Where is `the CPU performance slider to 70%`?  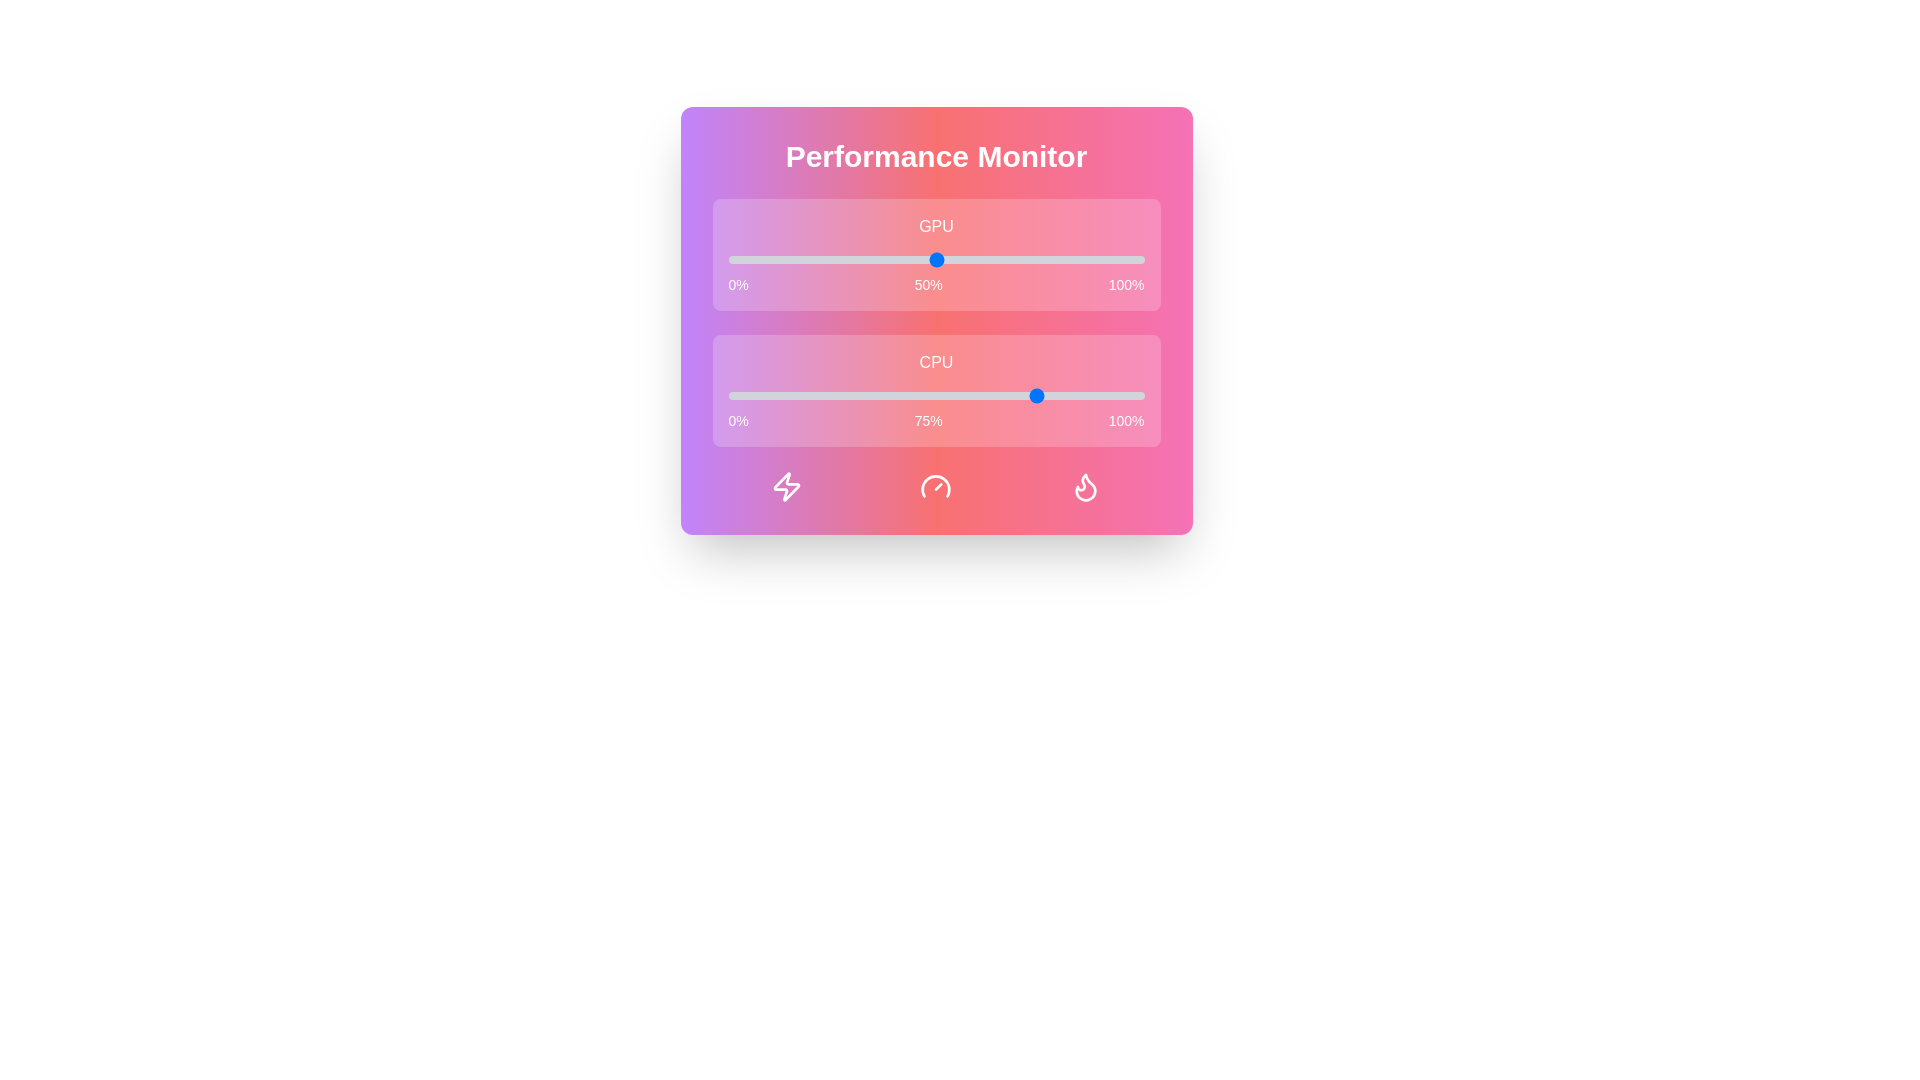
the CPU performance slider to 70% is located at coordinates (1019, 396).